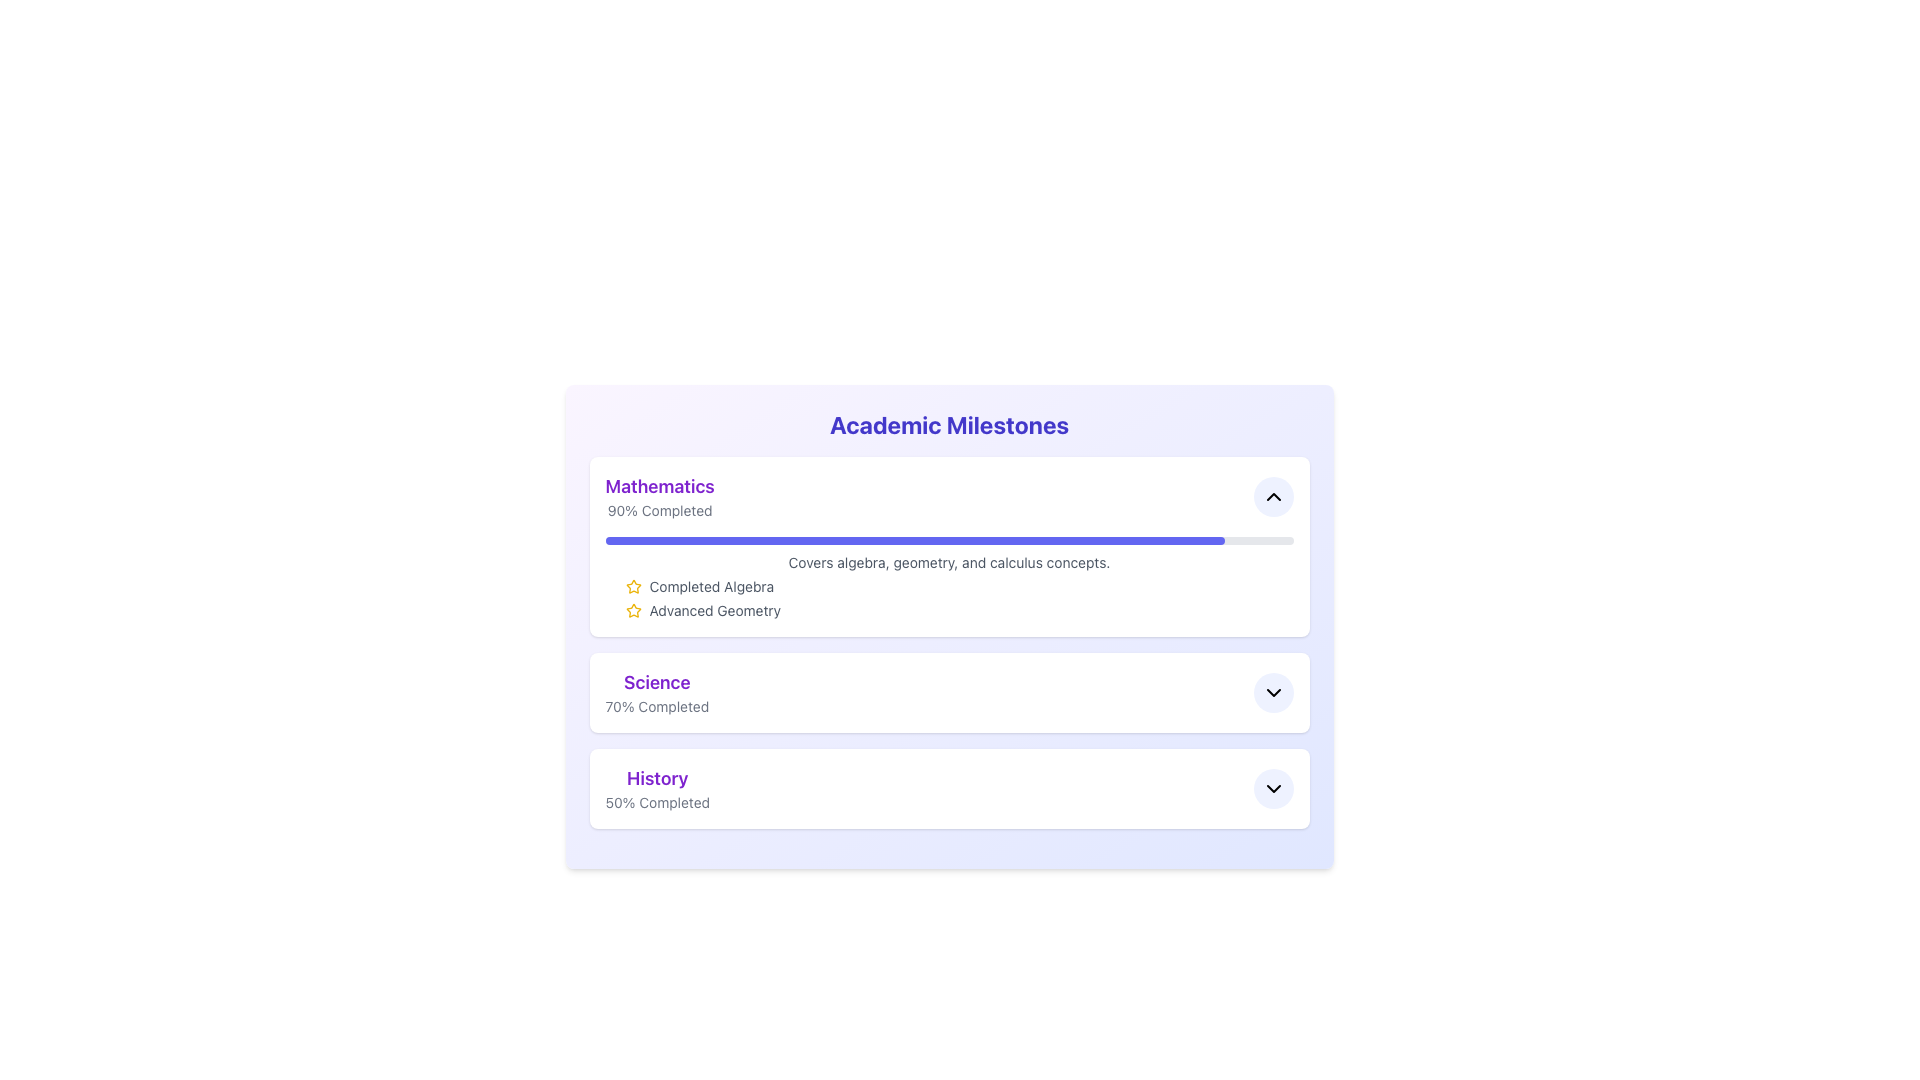 This screenshot has height=1080, width=1920. Describe the element at coordinates (914, 540) in the screenshot. I see `the Progress Bar representing the completion of the 'Mathematics' milestone, which shows that 90% of the milestone has been achieved, located beneath the '90% Completed' text` at that location.